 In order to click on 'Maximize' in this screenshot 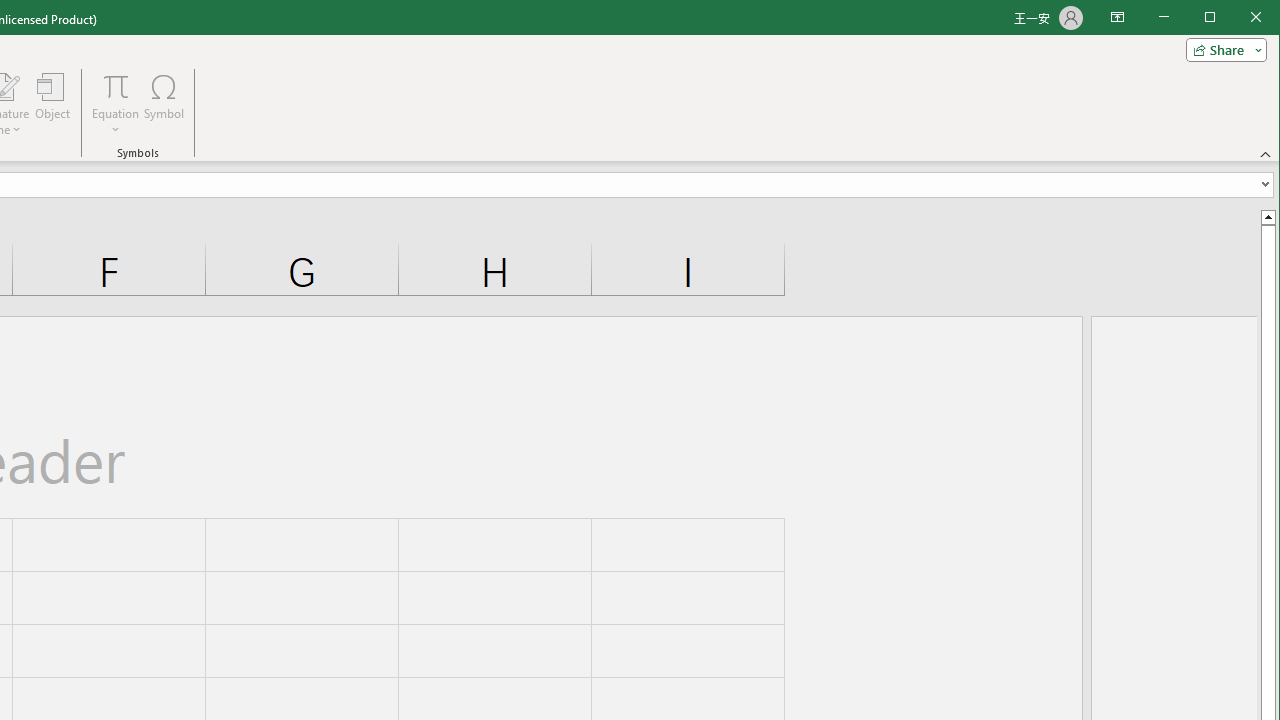, I will do `click(1238, 19)`.